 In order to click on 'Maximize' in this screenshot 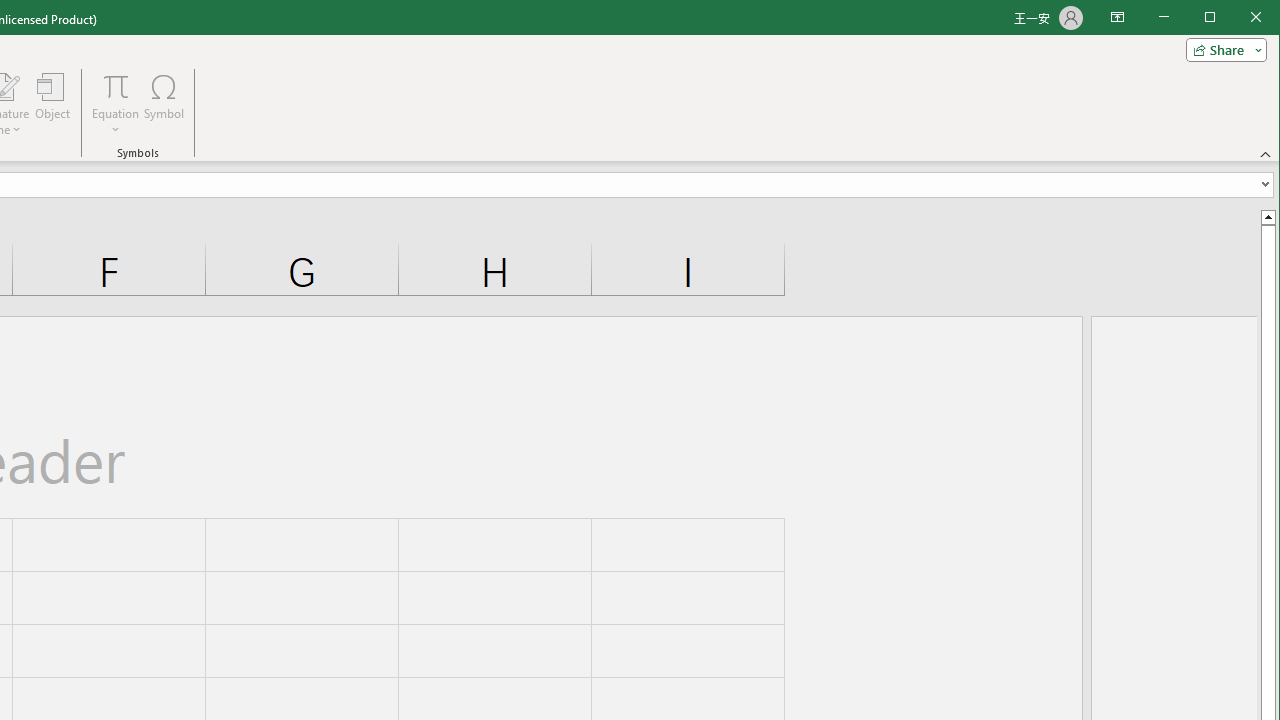, I will do `click(1238, 19)`.